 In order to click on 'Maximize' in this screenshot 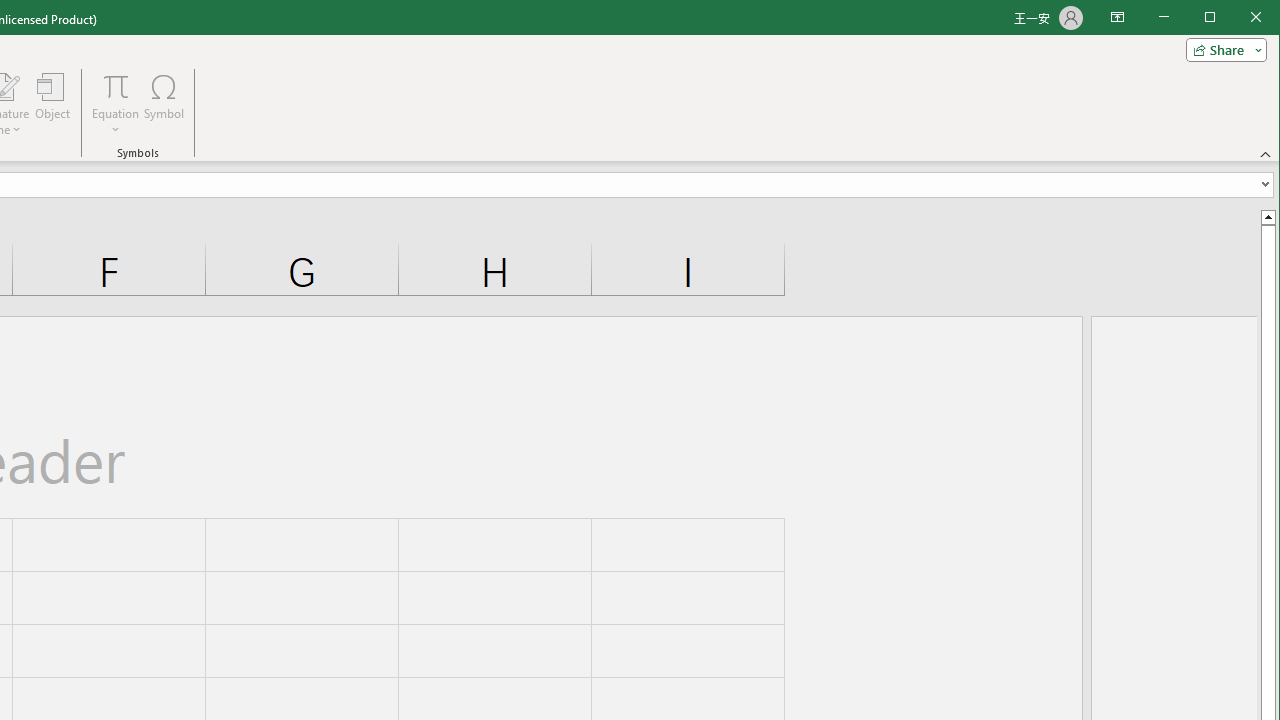, I will do `click(1238, 19)`.